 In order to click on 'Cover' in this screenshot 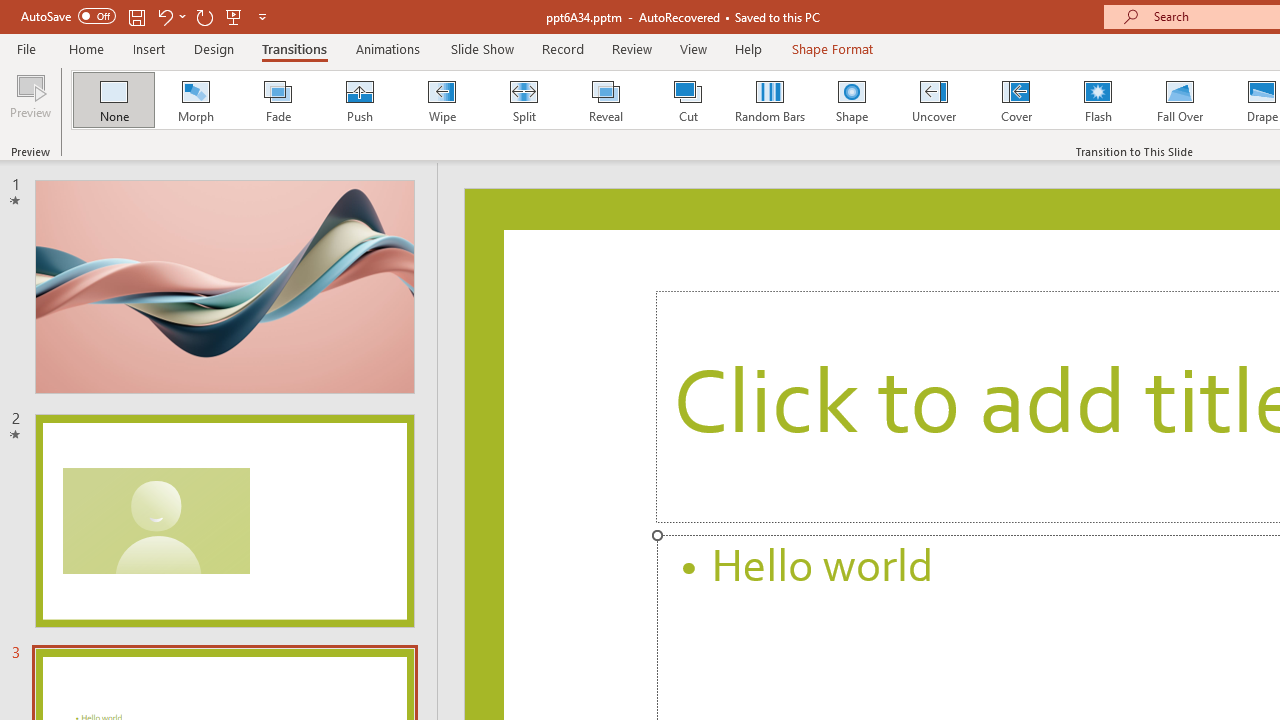, I will do `click(1016, 100)`.